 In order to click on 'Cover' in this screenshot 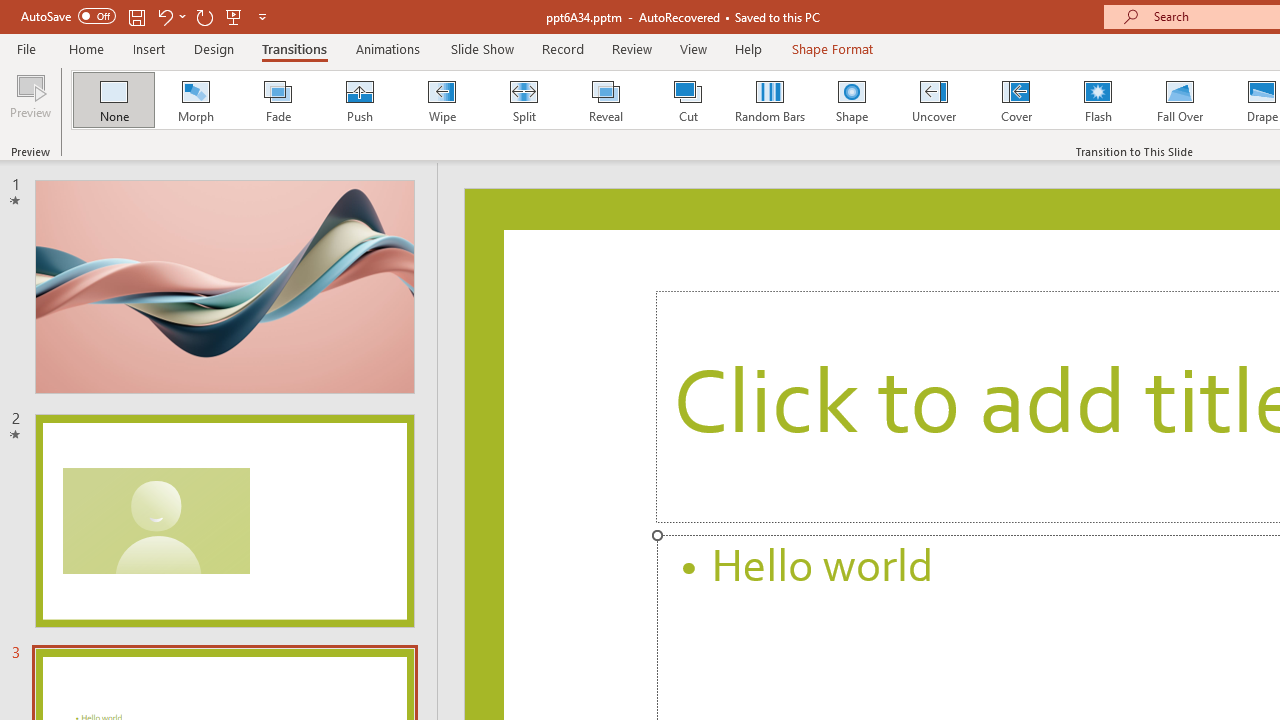, I will do `click(1016, 100)`.